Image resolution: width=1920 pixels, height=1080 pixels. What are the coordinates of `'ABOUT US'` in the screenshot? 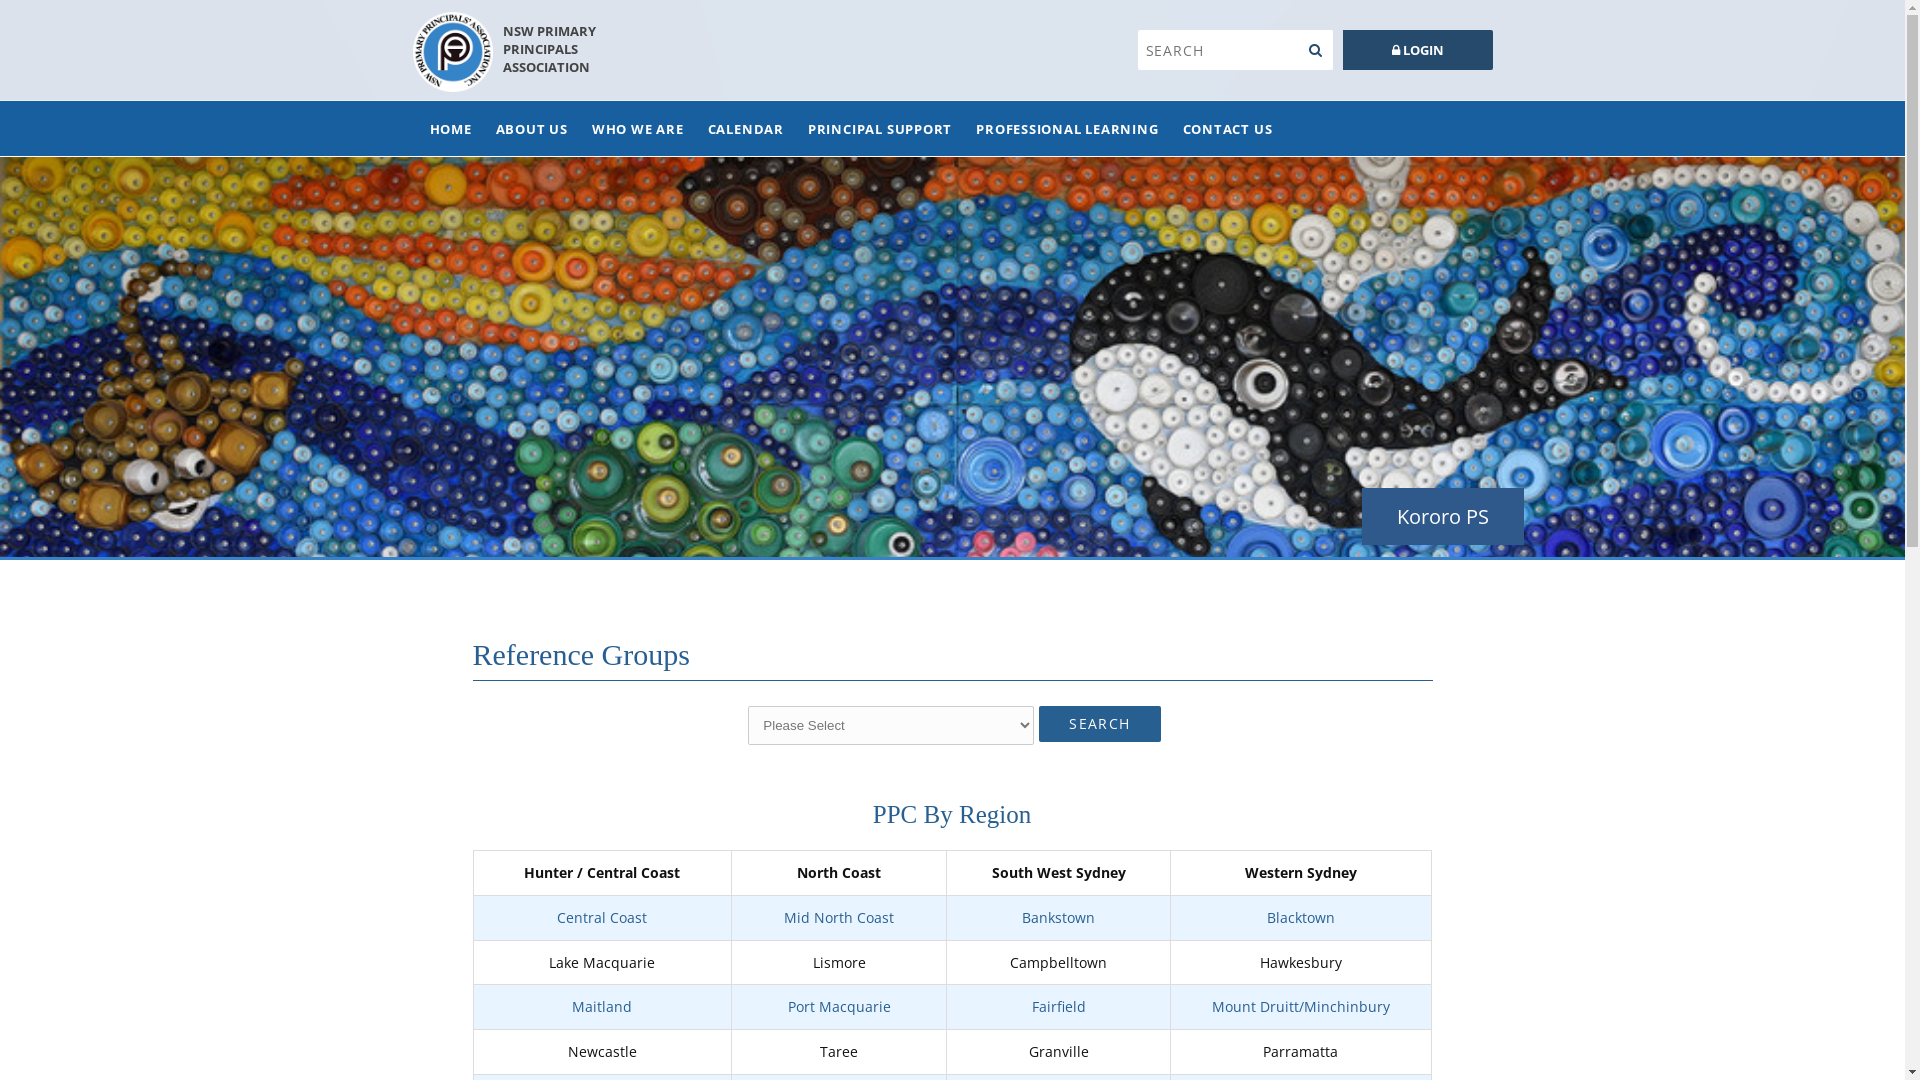 It's located at (532, 128).